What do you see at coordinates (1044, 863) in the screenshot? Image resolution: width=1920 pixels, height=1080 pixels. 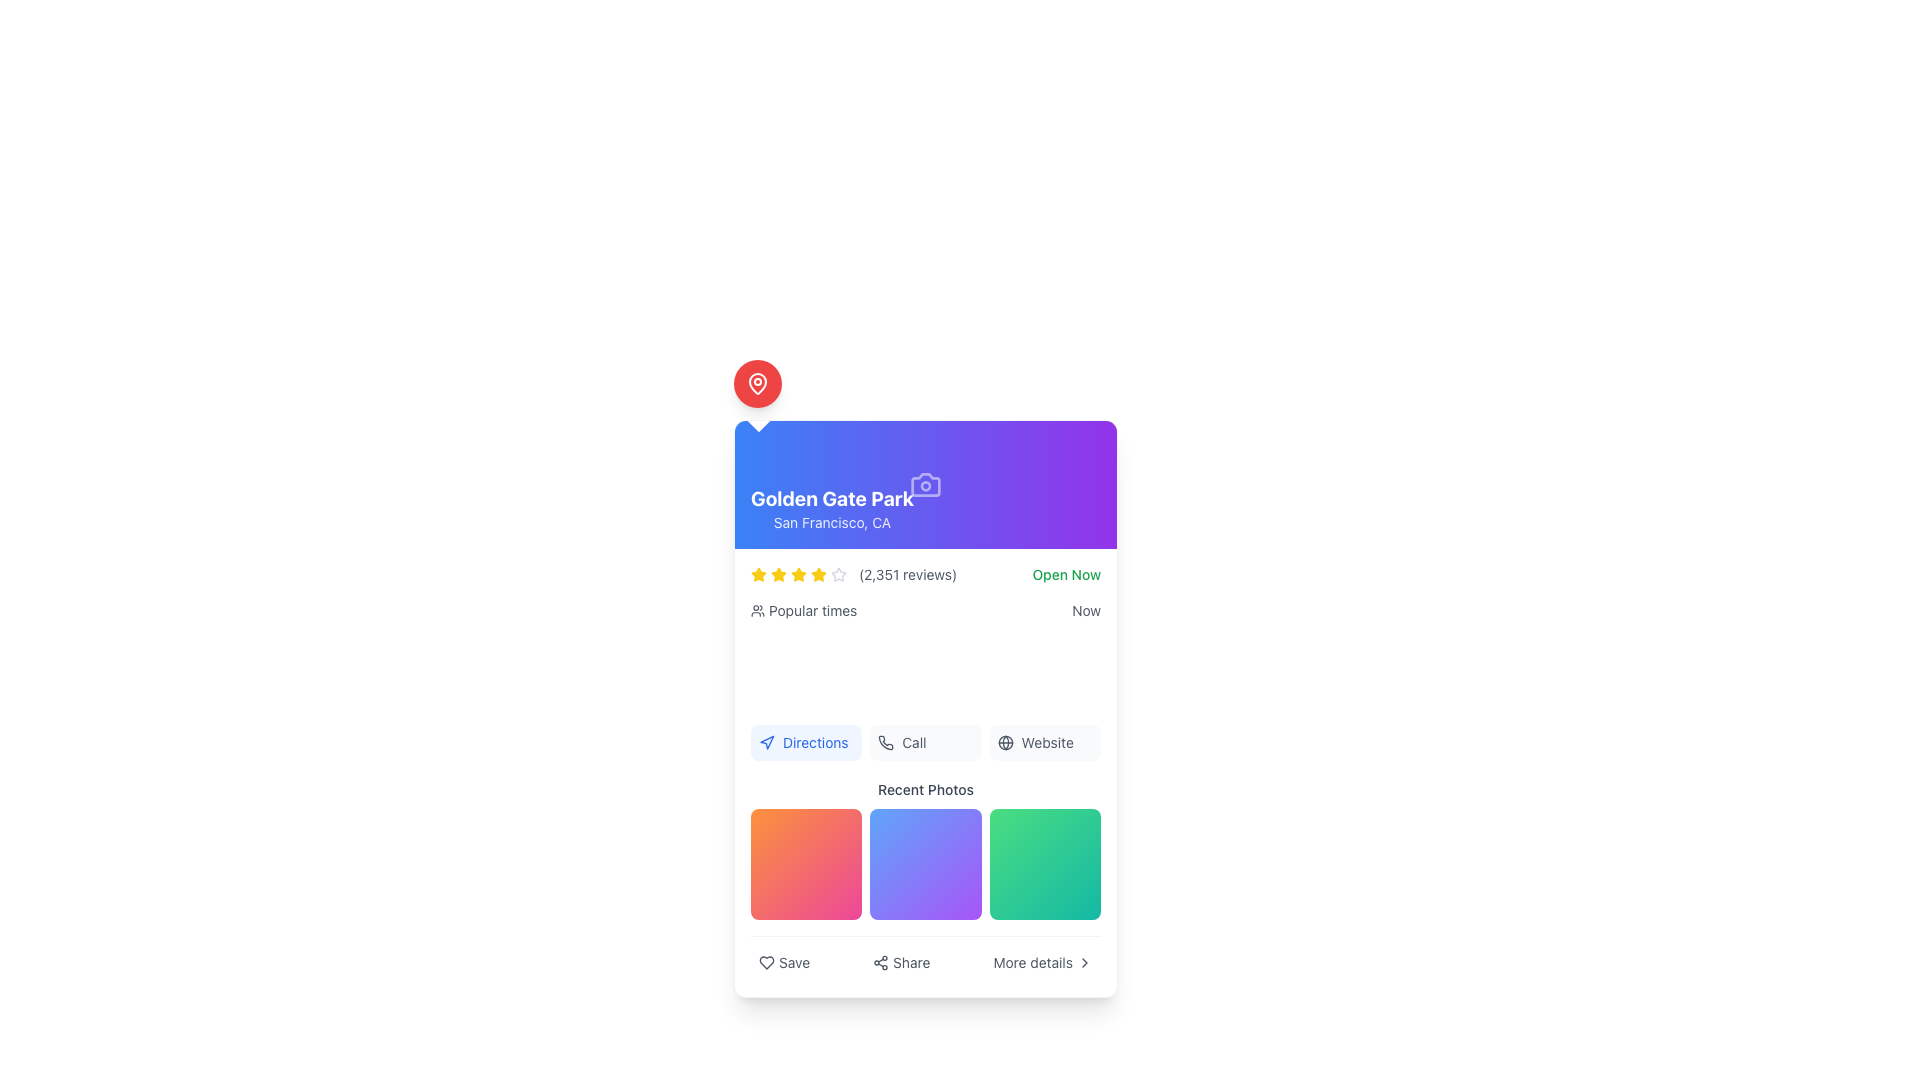 I see `the visually distinct square-shaped button with rounded corners and a gradient background transitioning from green to teal, located at the bottom of the card labeled 'Golden Gate Park', which is the last element in a three-column layout` at bounding box center [1044, 863].